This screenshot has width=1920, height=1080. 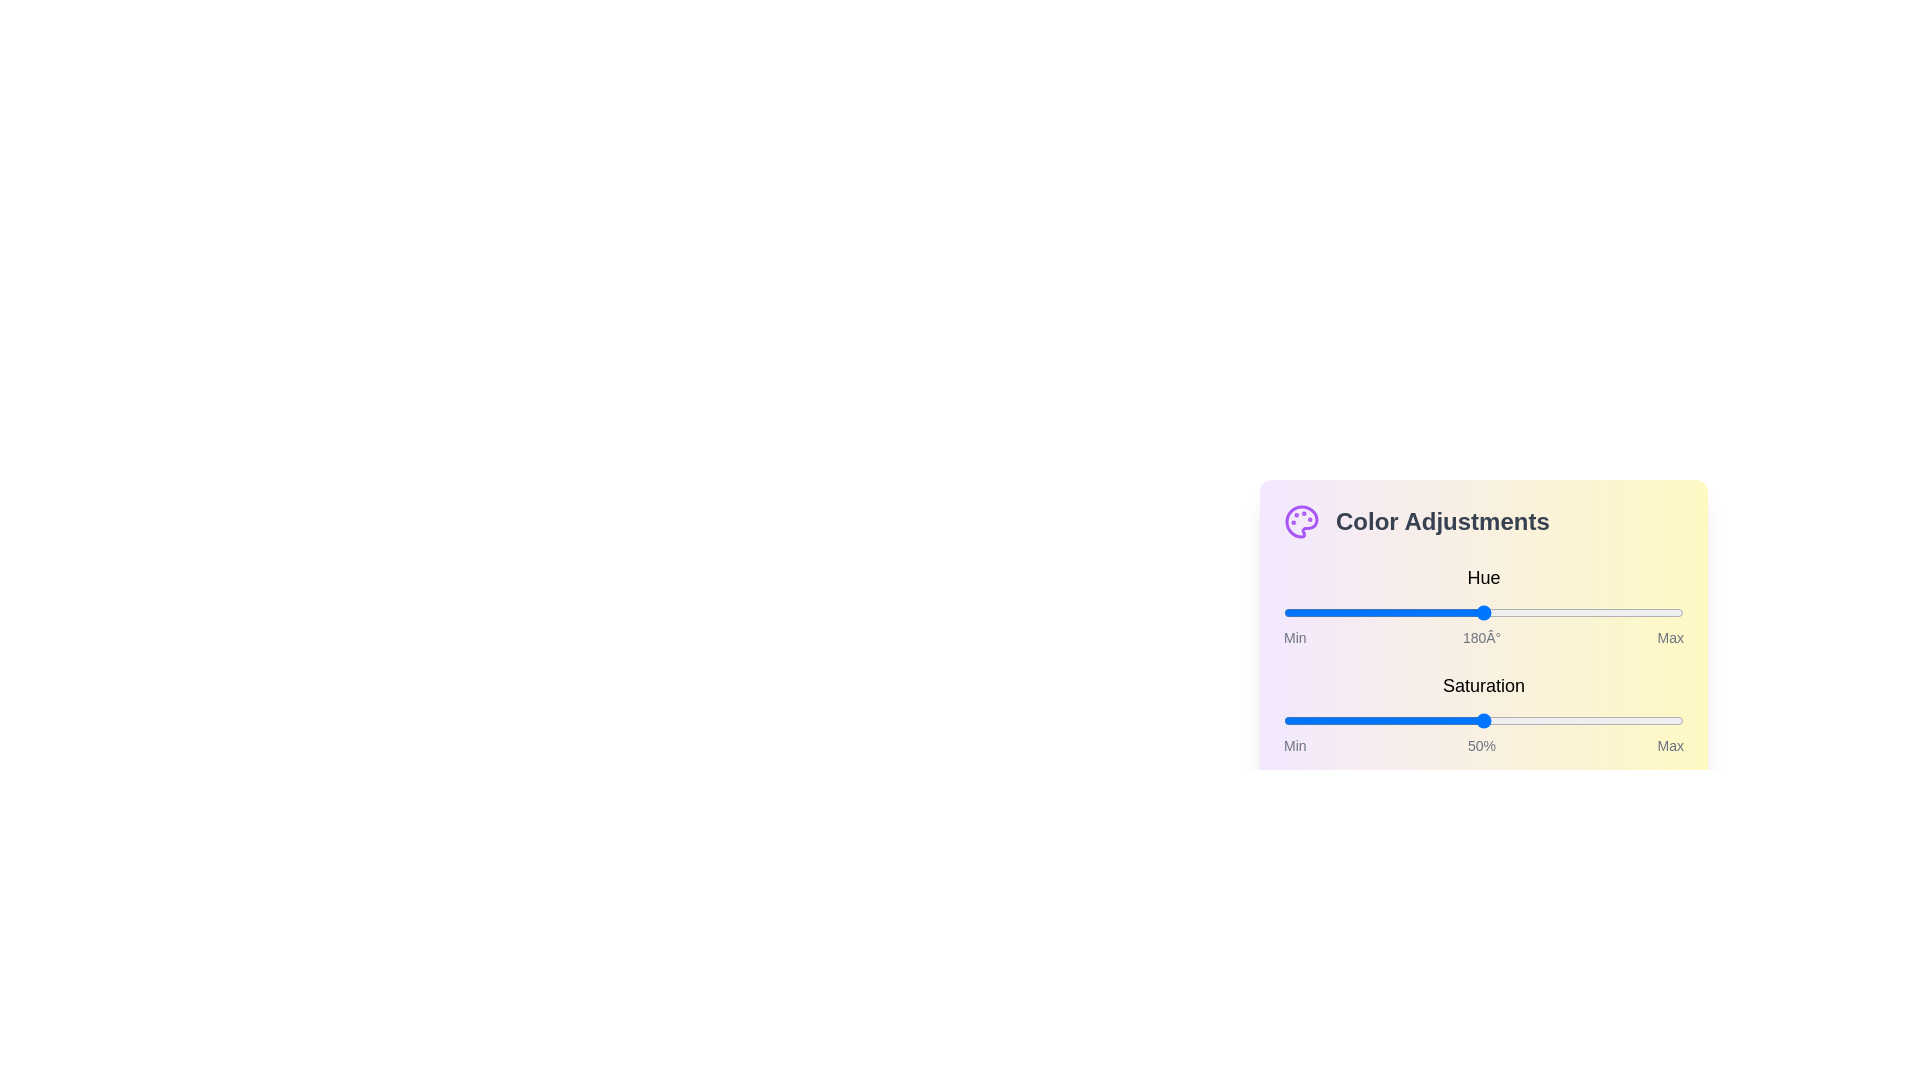 What do you see at coordinates (1570, 721) in the screenshot?
I see `the saturation slider to 72` at bounding box center [1570, 721].